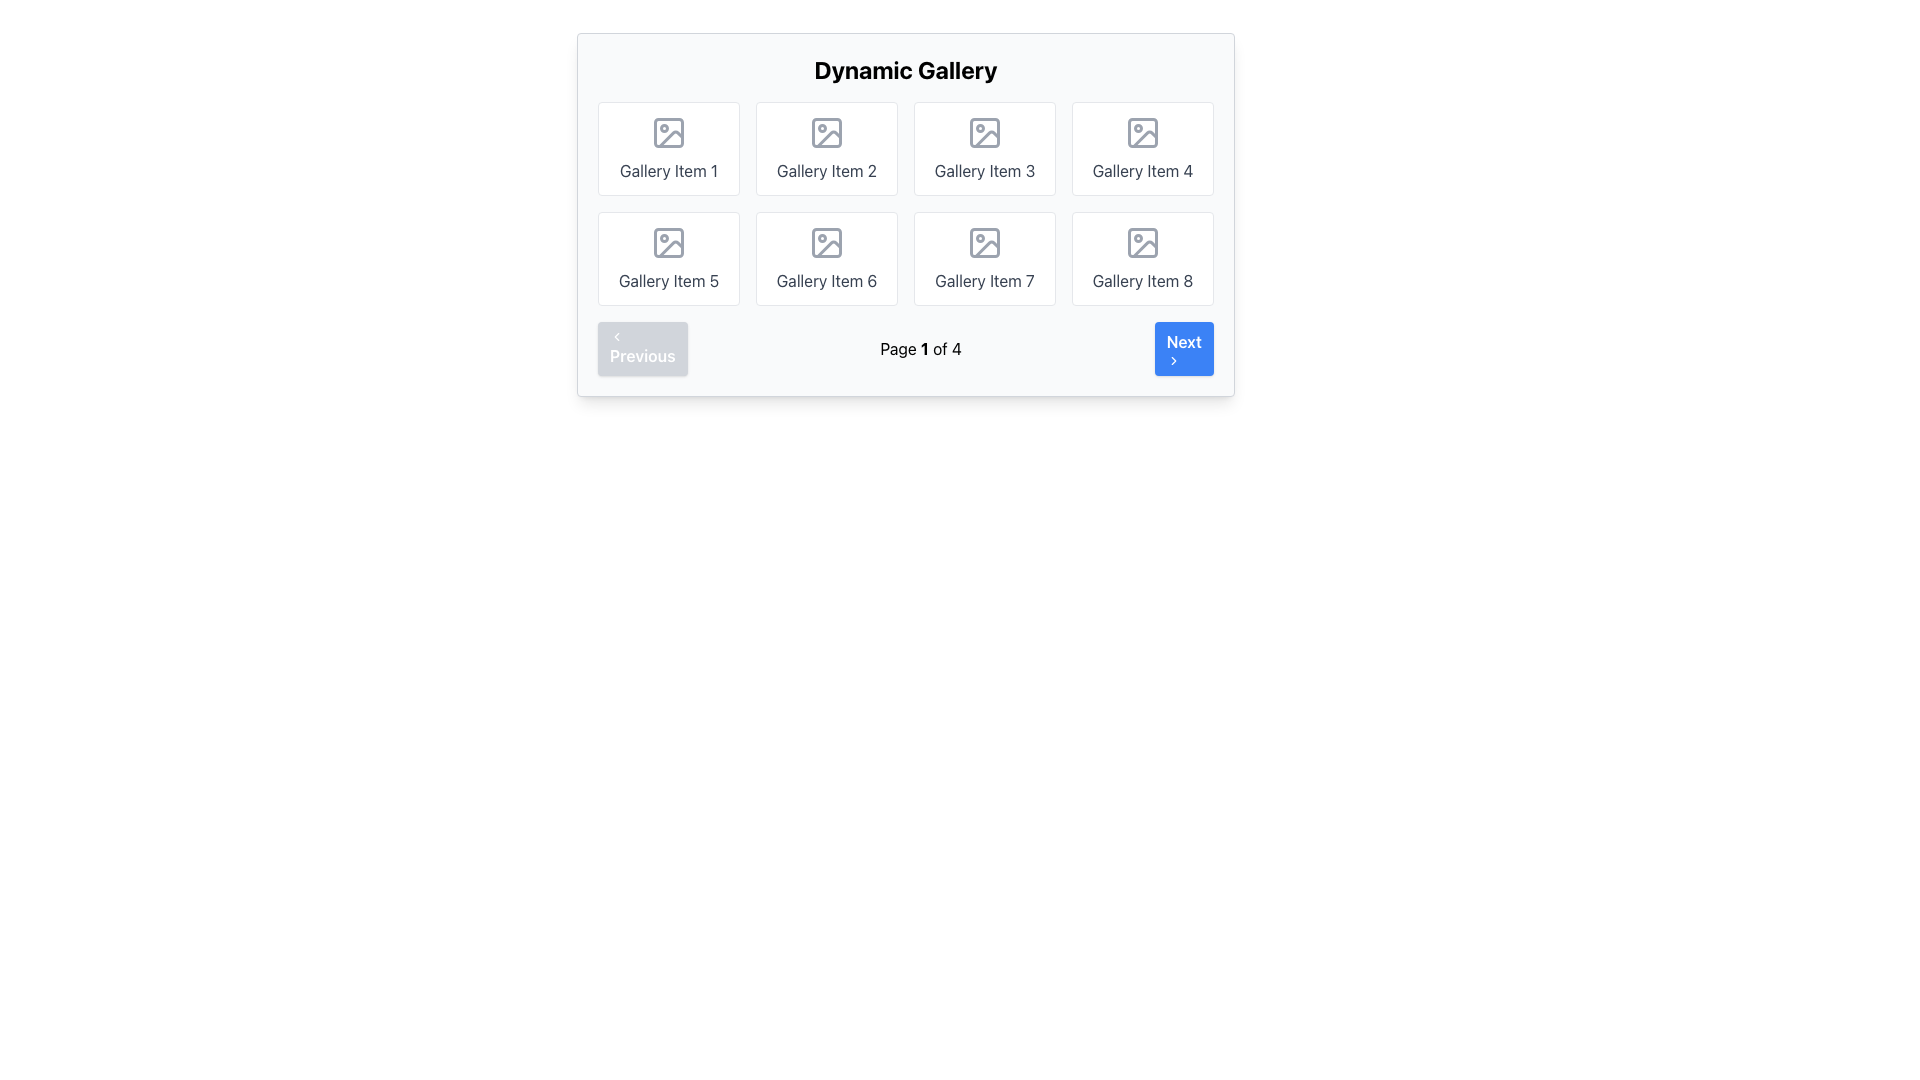 The width and height of the screenshot is (1920, 1080). I want to click on the gray icon representing an image with a mountain and sun symbol, located in the eighth card of a two-row gallery layout, centered above 'Gallery Item 8', so click(1142, 242).